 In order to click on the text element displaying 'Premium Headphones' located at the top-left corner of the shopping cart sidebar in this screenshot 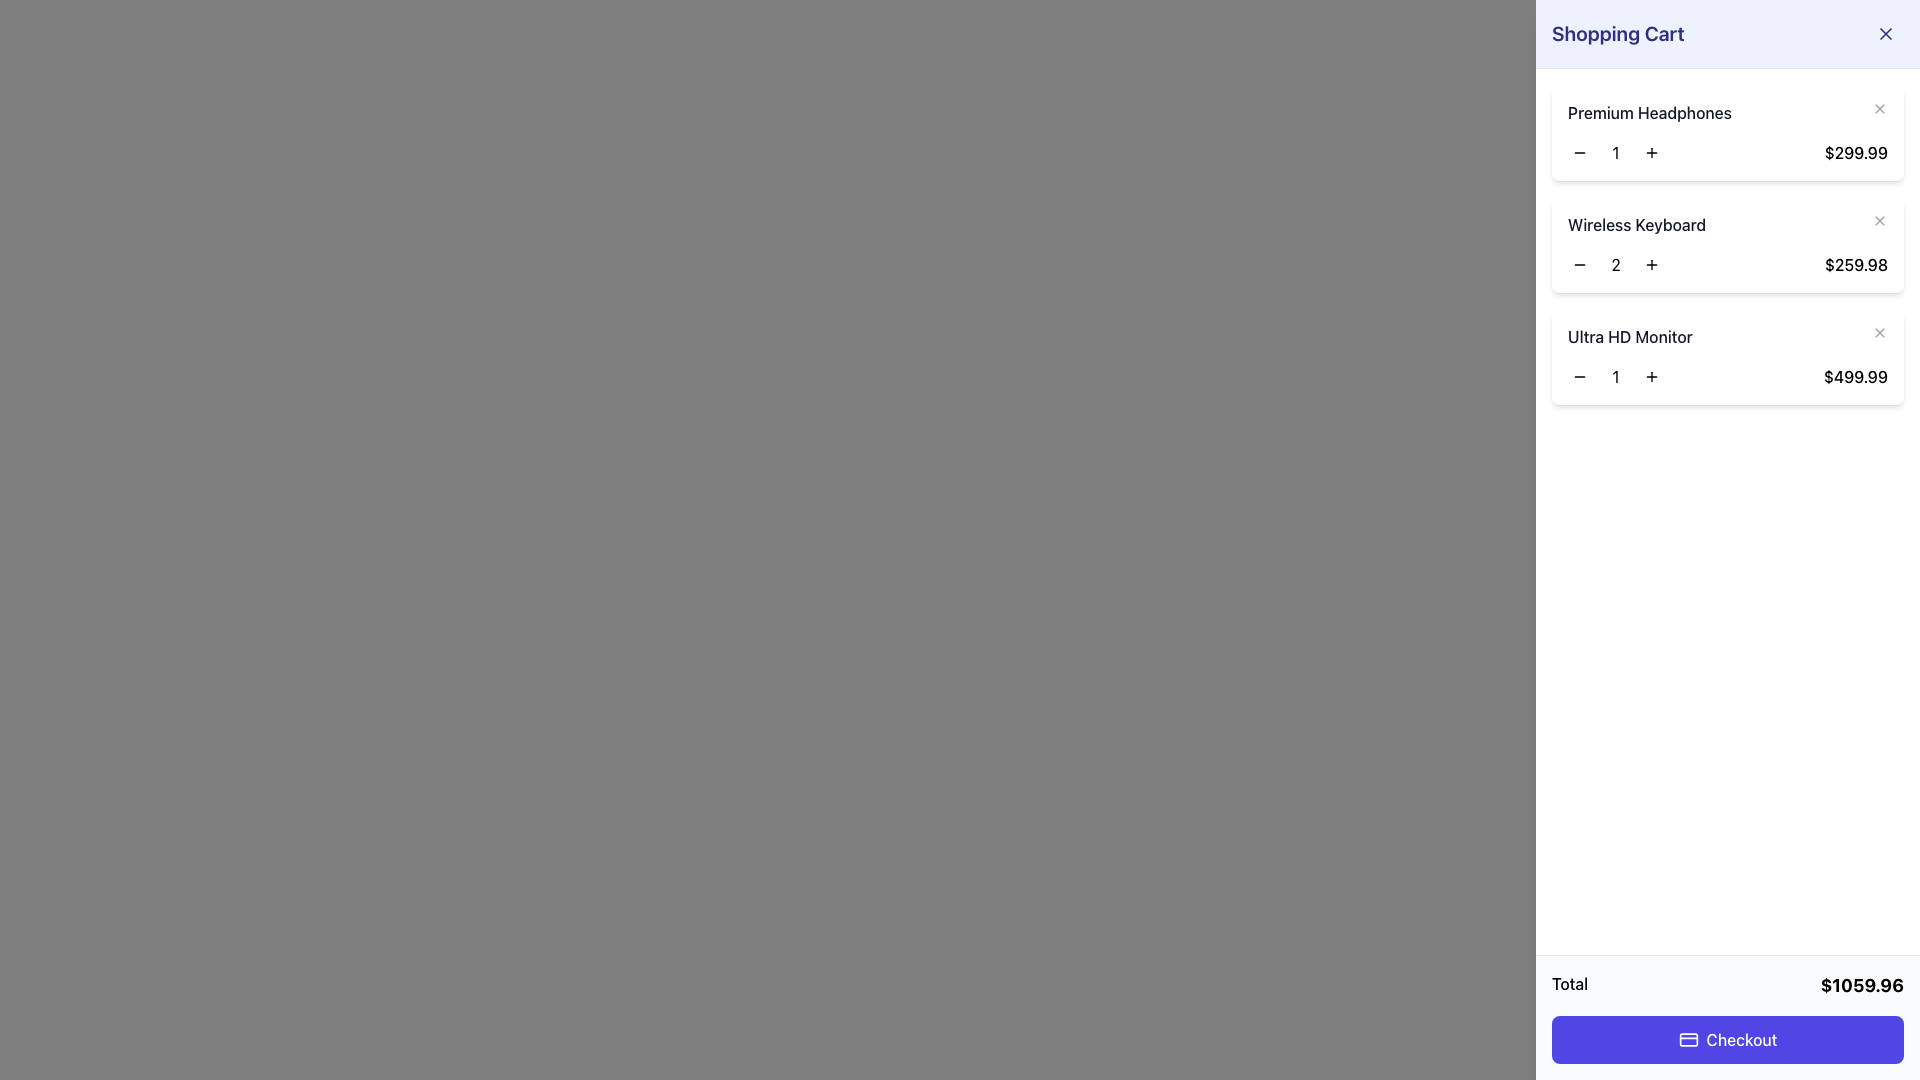, I will do `click(1650, 112)`.